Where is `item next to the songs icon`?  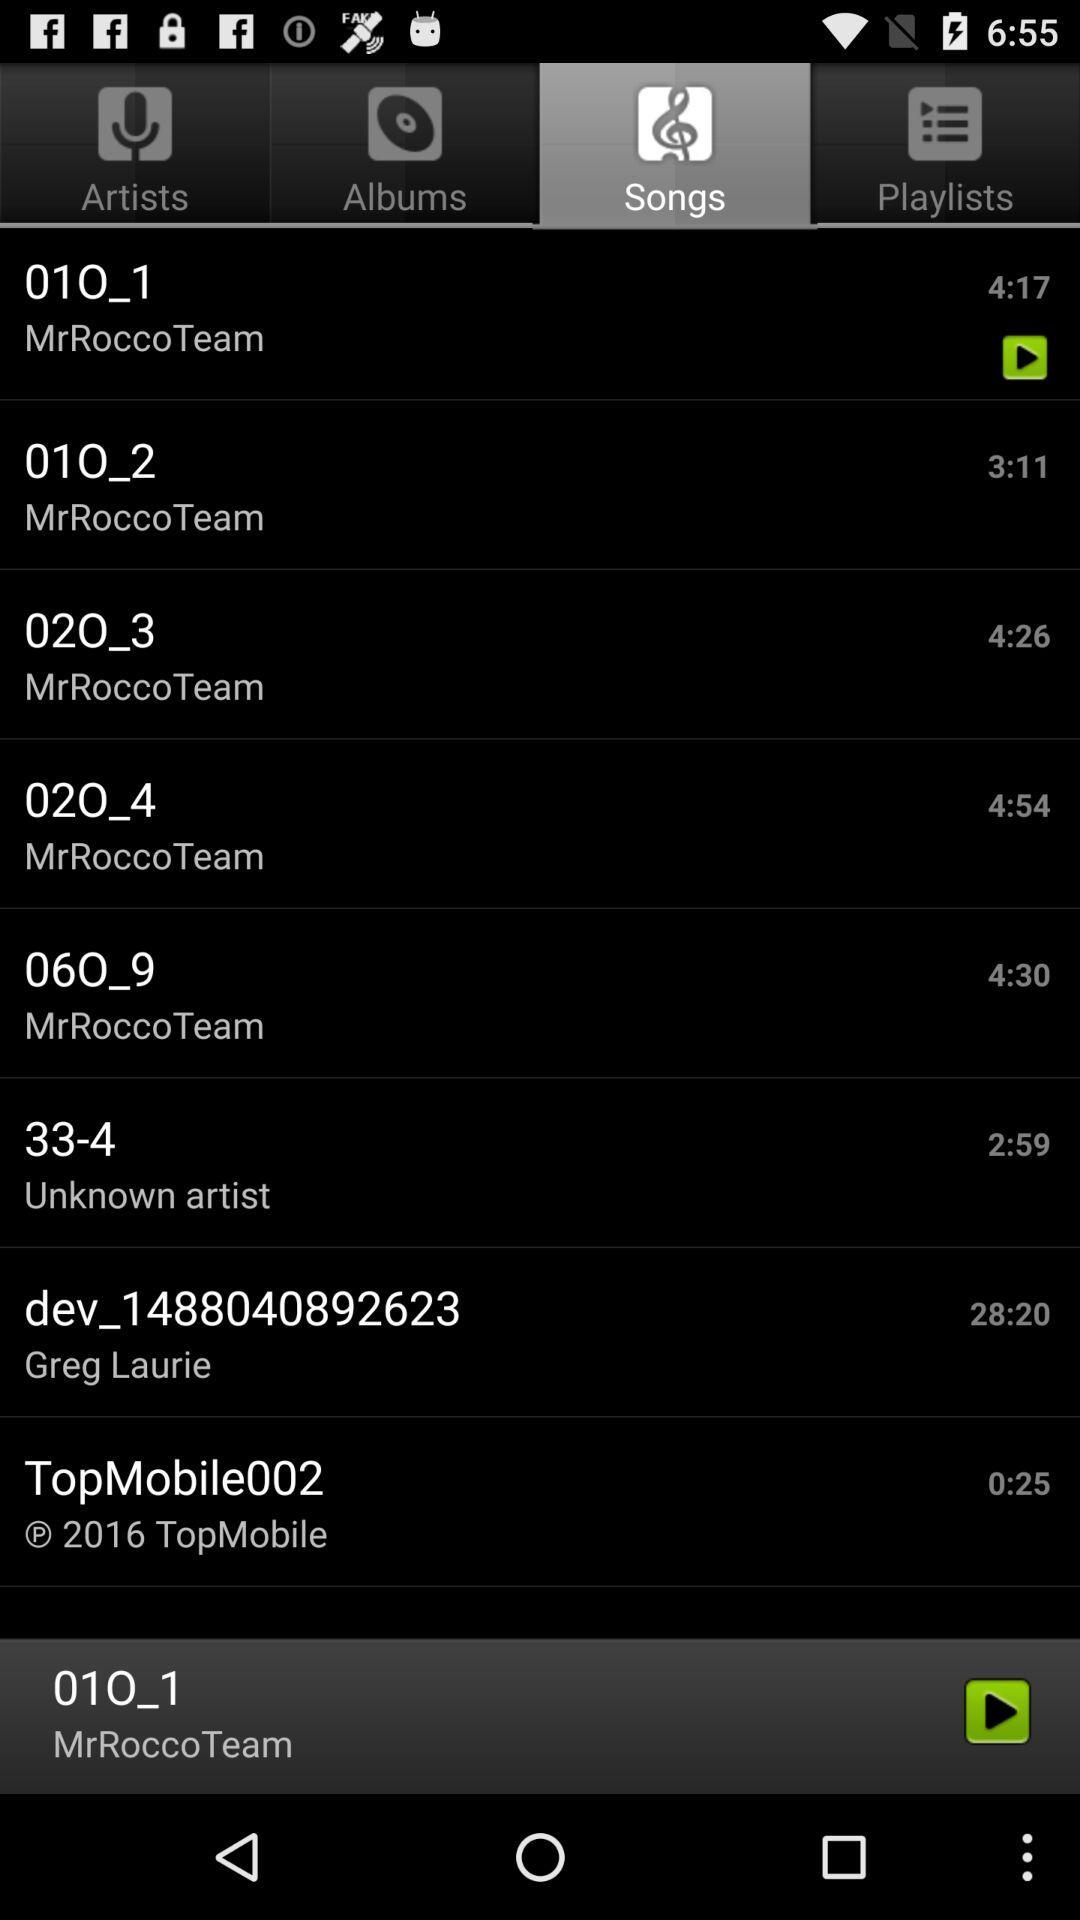
item next to the songs icon is located at coordinates (137, 146).